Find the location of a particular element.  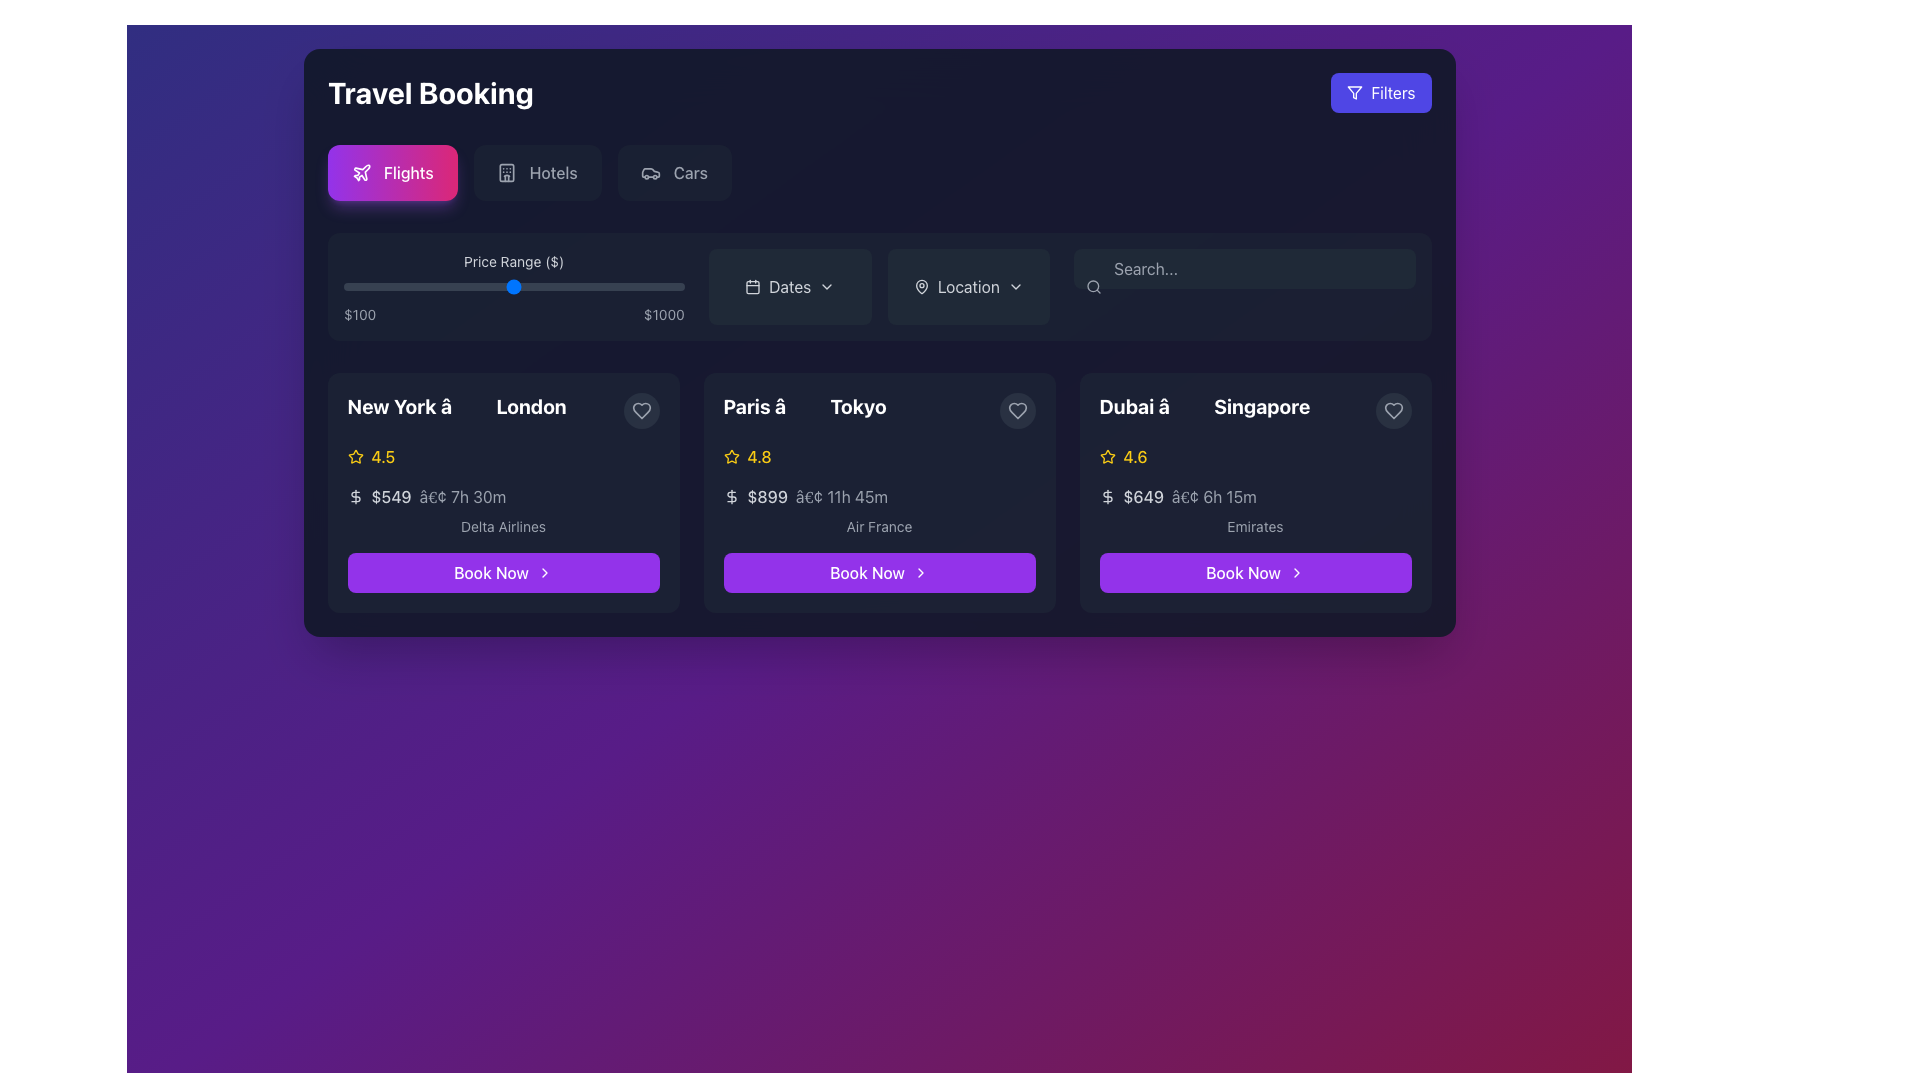

the rectangular button with rounded corners, purple background, and white 'Book Now' text is located at coordinates (503, 573).